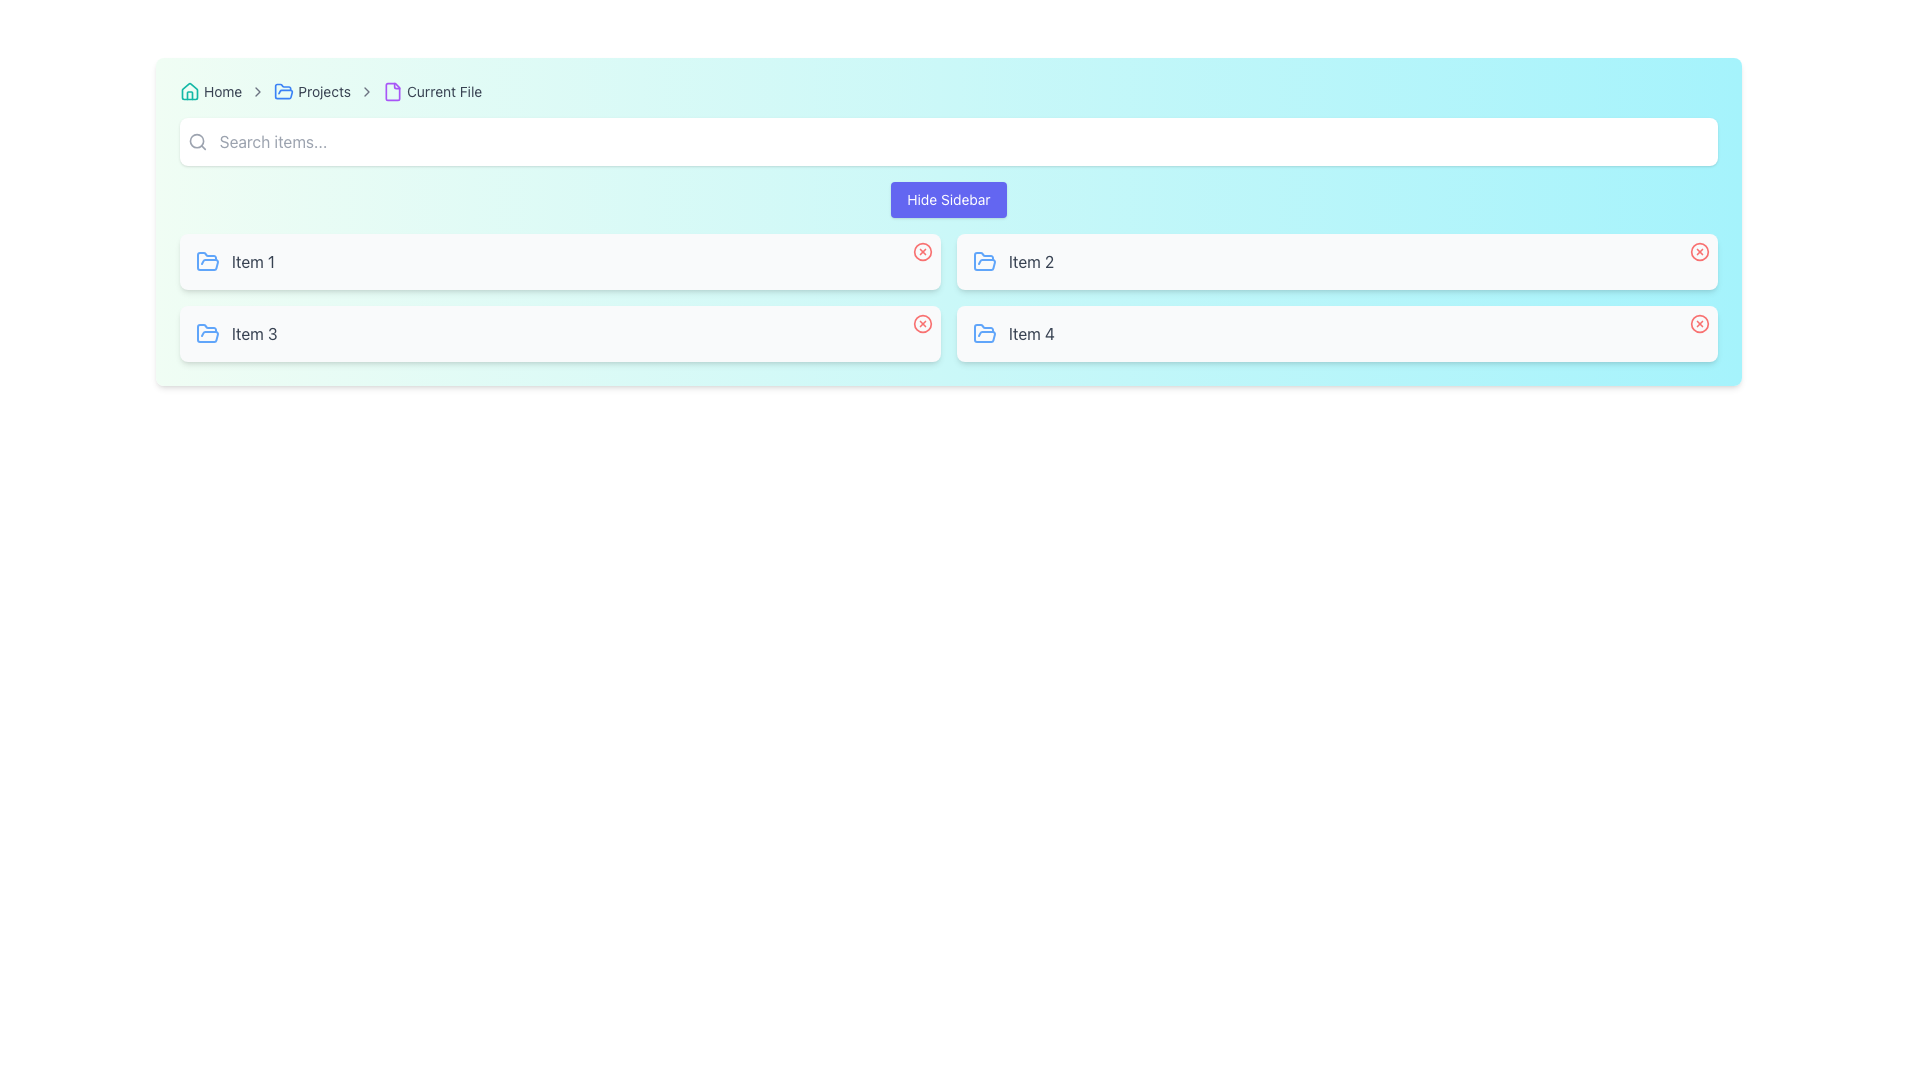 The width and height of the screenshot is (1920, 1080). Describe the element at coordinates (283, 92) in the screenshot. I see `the 'Projects' folder icon in the breadcrumb navigation` at that location.